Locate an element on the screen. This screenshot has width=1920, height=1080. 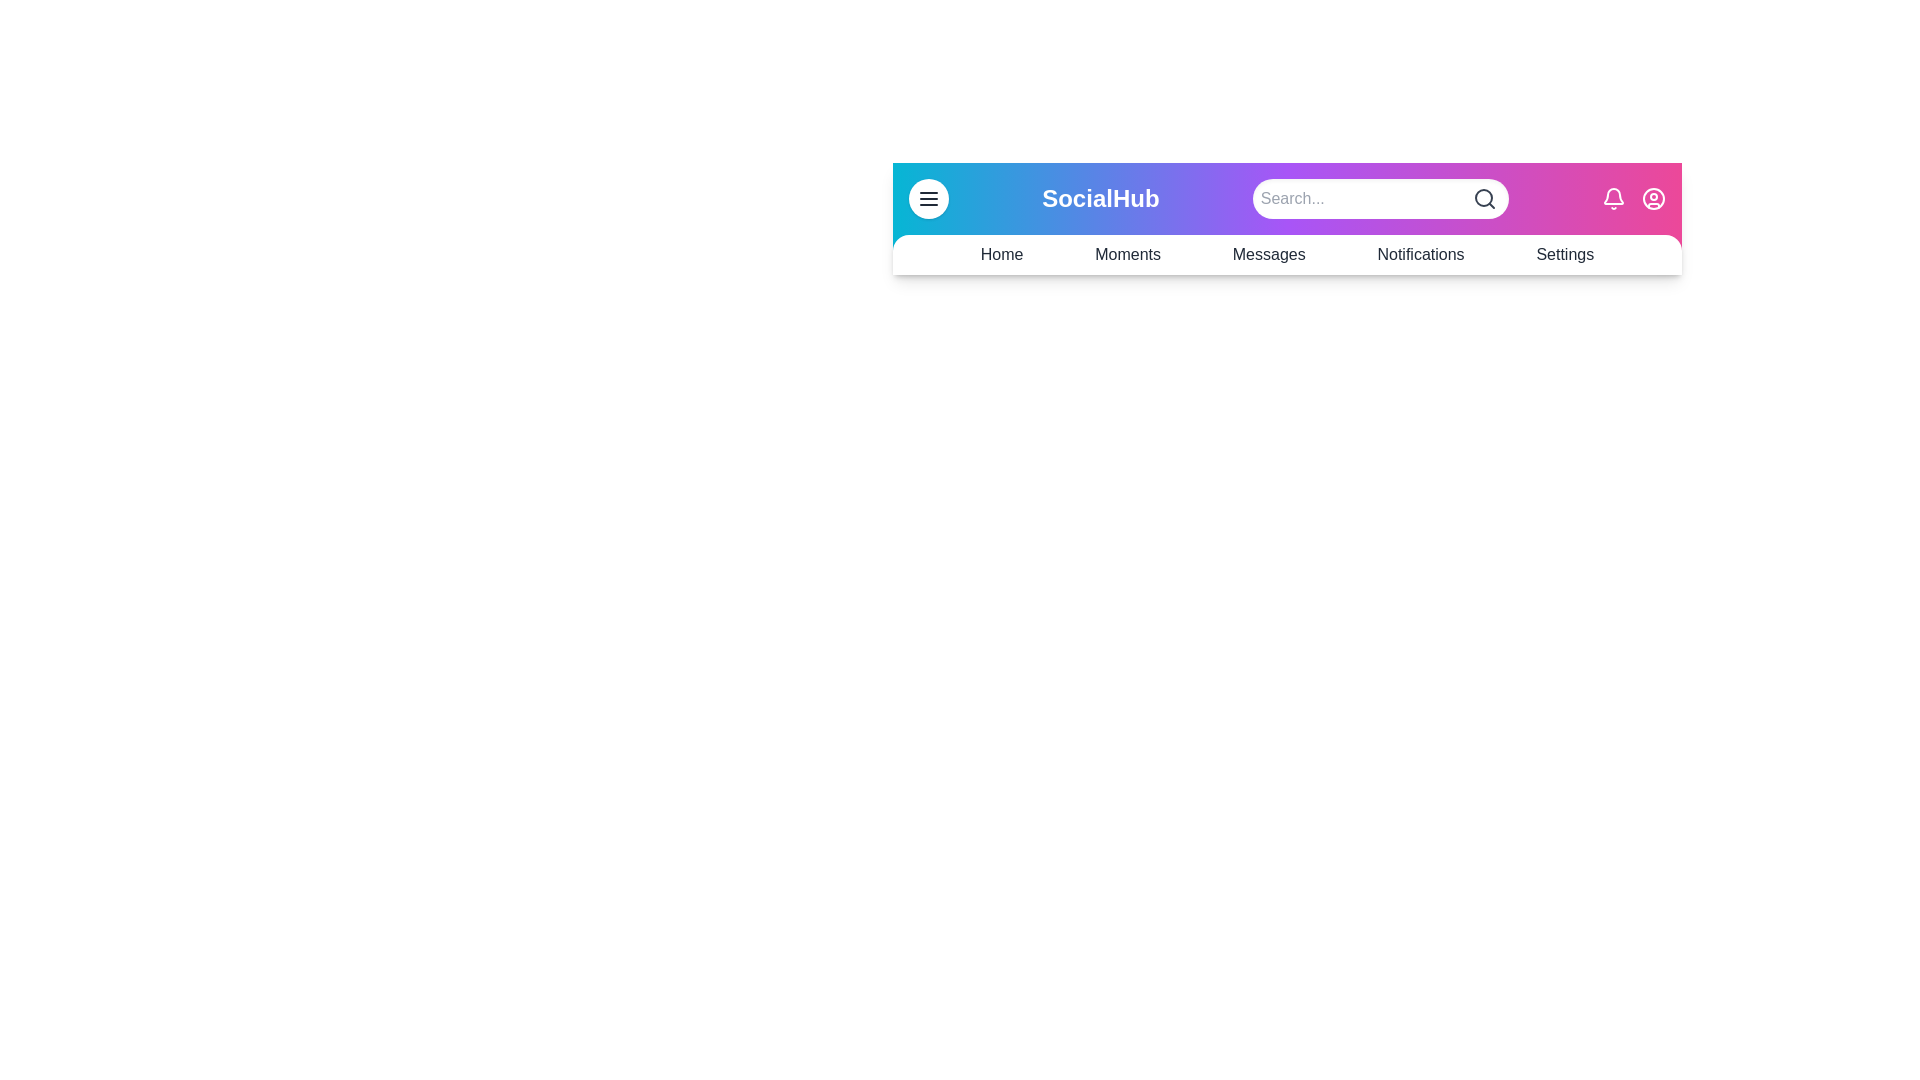
the navigation link Moments from the SocialAppBar is located at coordinates (1128, 253).